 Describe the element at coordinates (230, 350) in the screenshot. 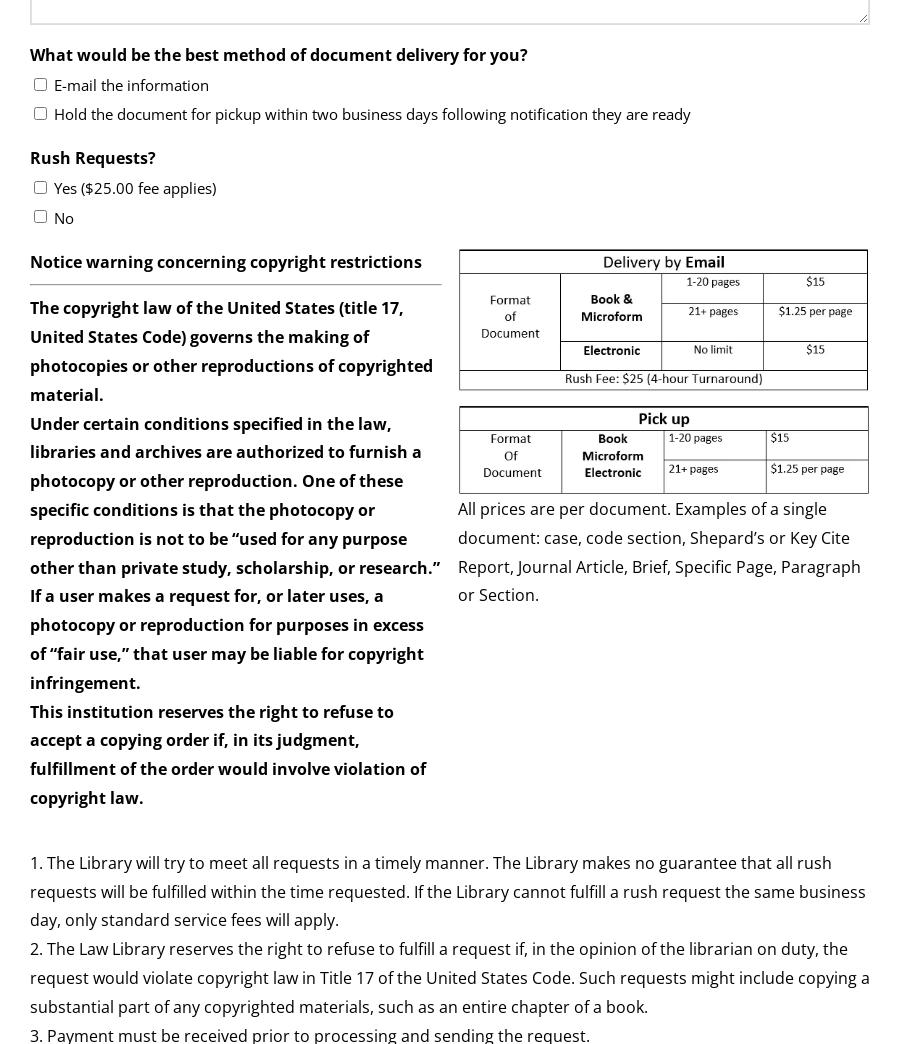

I see `'The copyright law of the United States (title 17, United
States Code) governs the making of photocopies or
other reproductions of copyrighted material.'` at that location.